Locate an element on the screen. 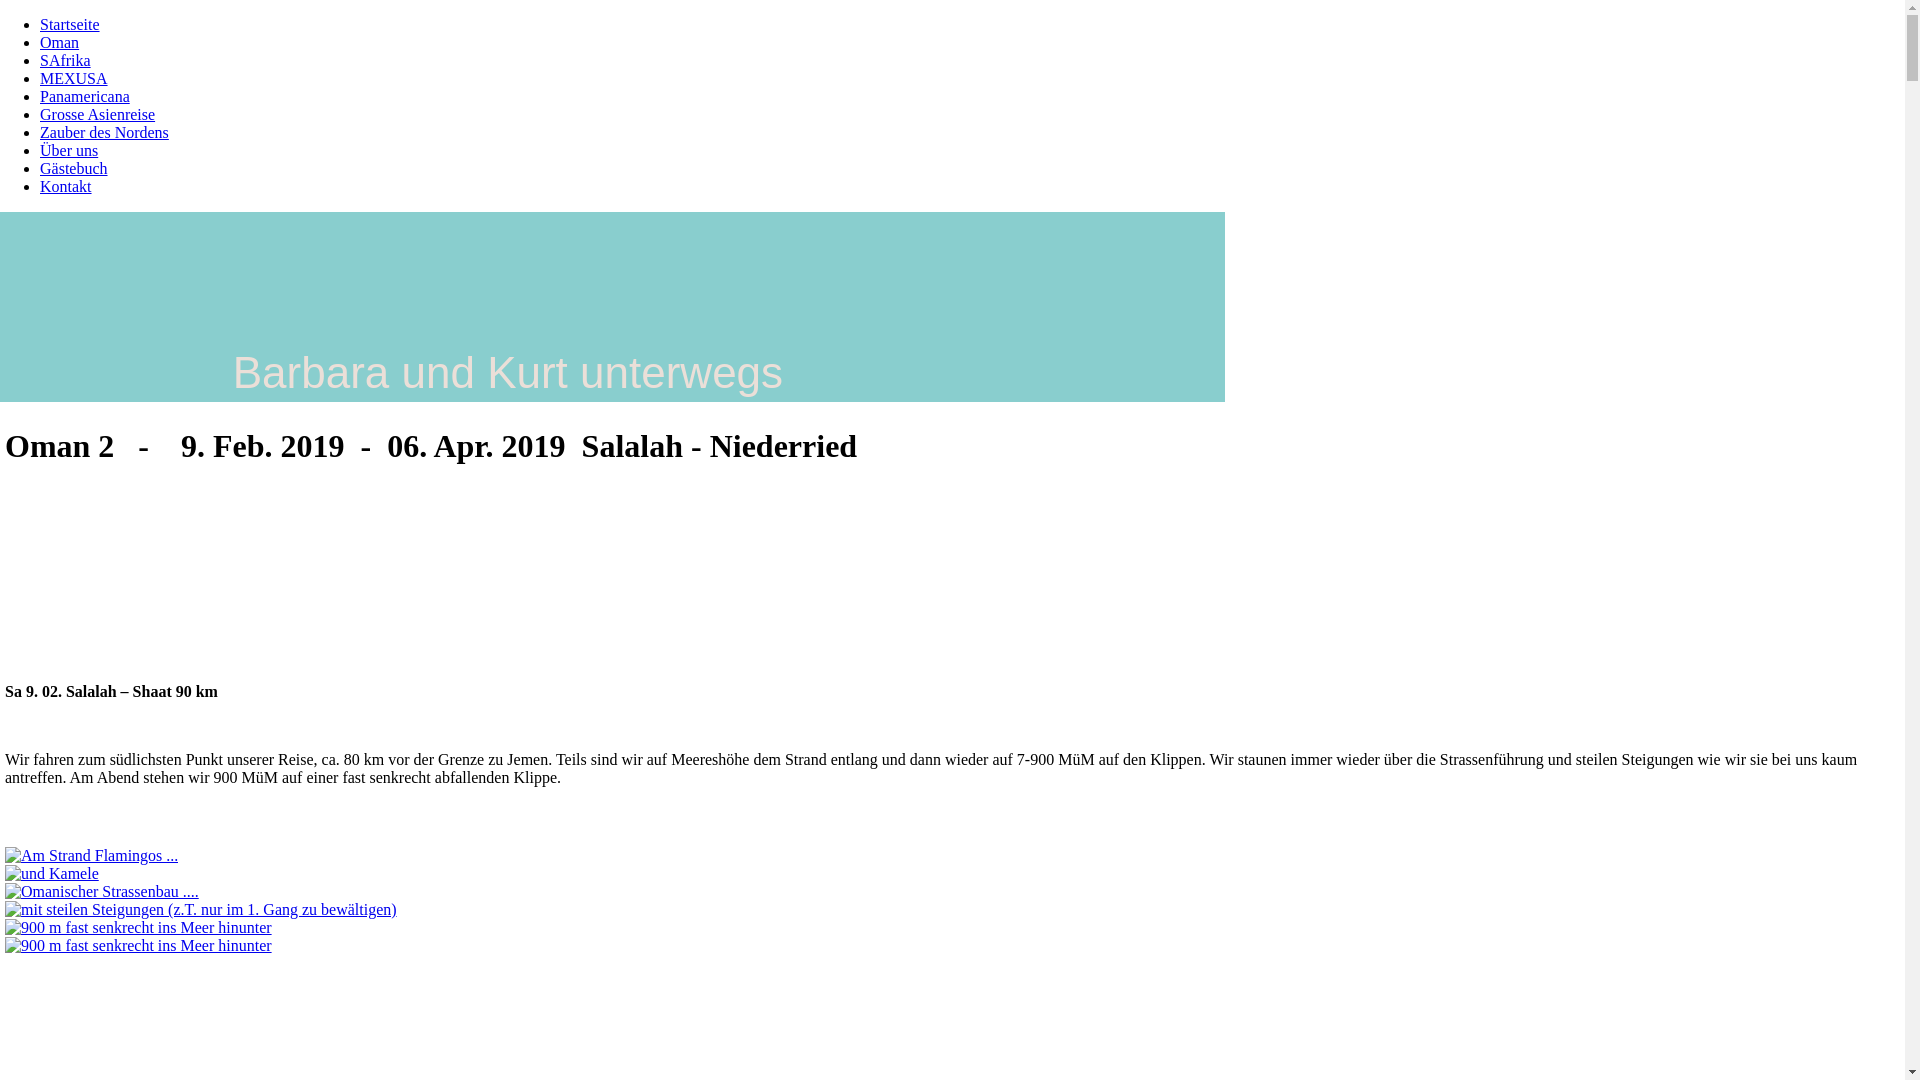 The height and width of the screenshot is (1080, 1920). 'Oman' is located at coordinates (59, 42).